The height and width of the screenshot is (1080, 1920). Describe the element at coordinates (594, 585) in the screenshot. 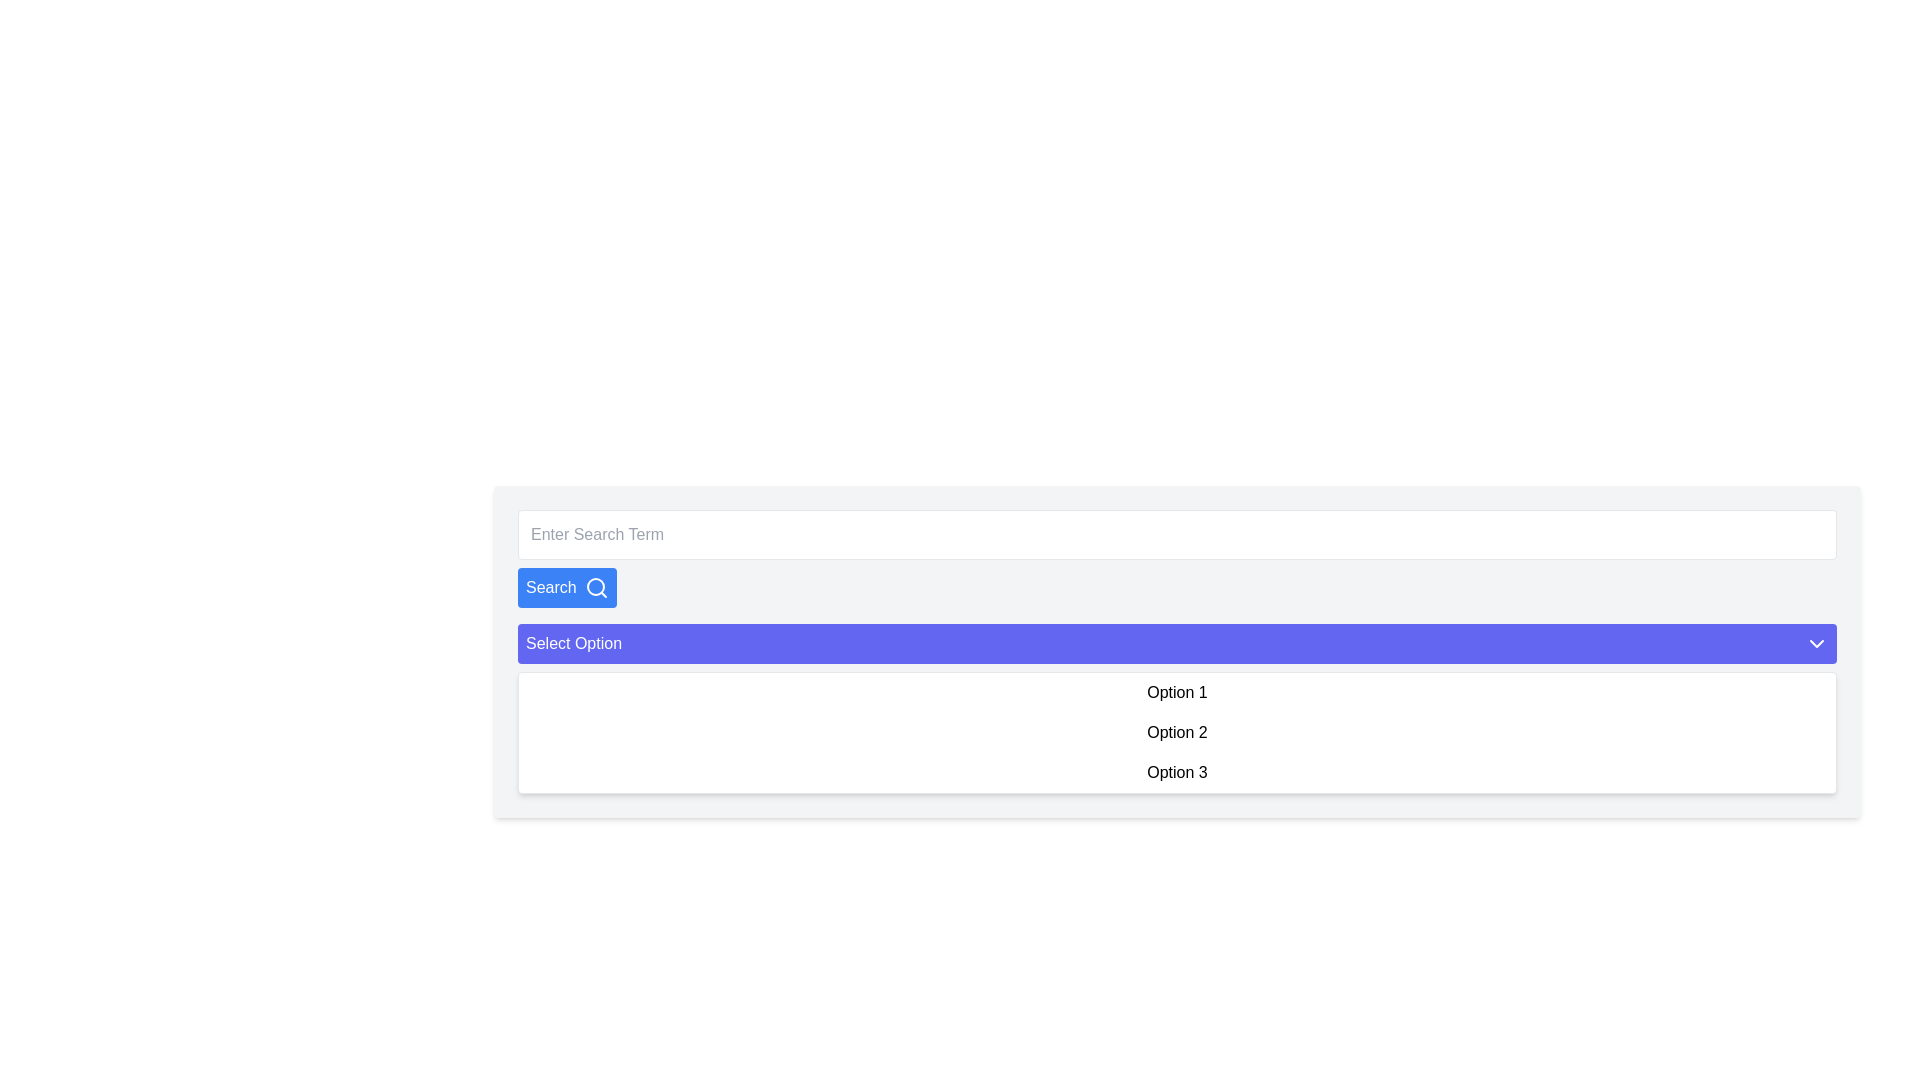

I see `the circular part of the magnifying glass icon, which is located on the left side of the 'Search' button text` at that location.